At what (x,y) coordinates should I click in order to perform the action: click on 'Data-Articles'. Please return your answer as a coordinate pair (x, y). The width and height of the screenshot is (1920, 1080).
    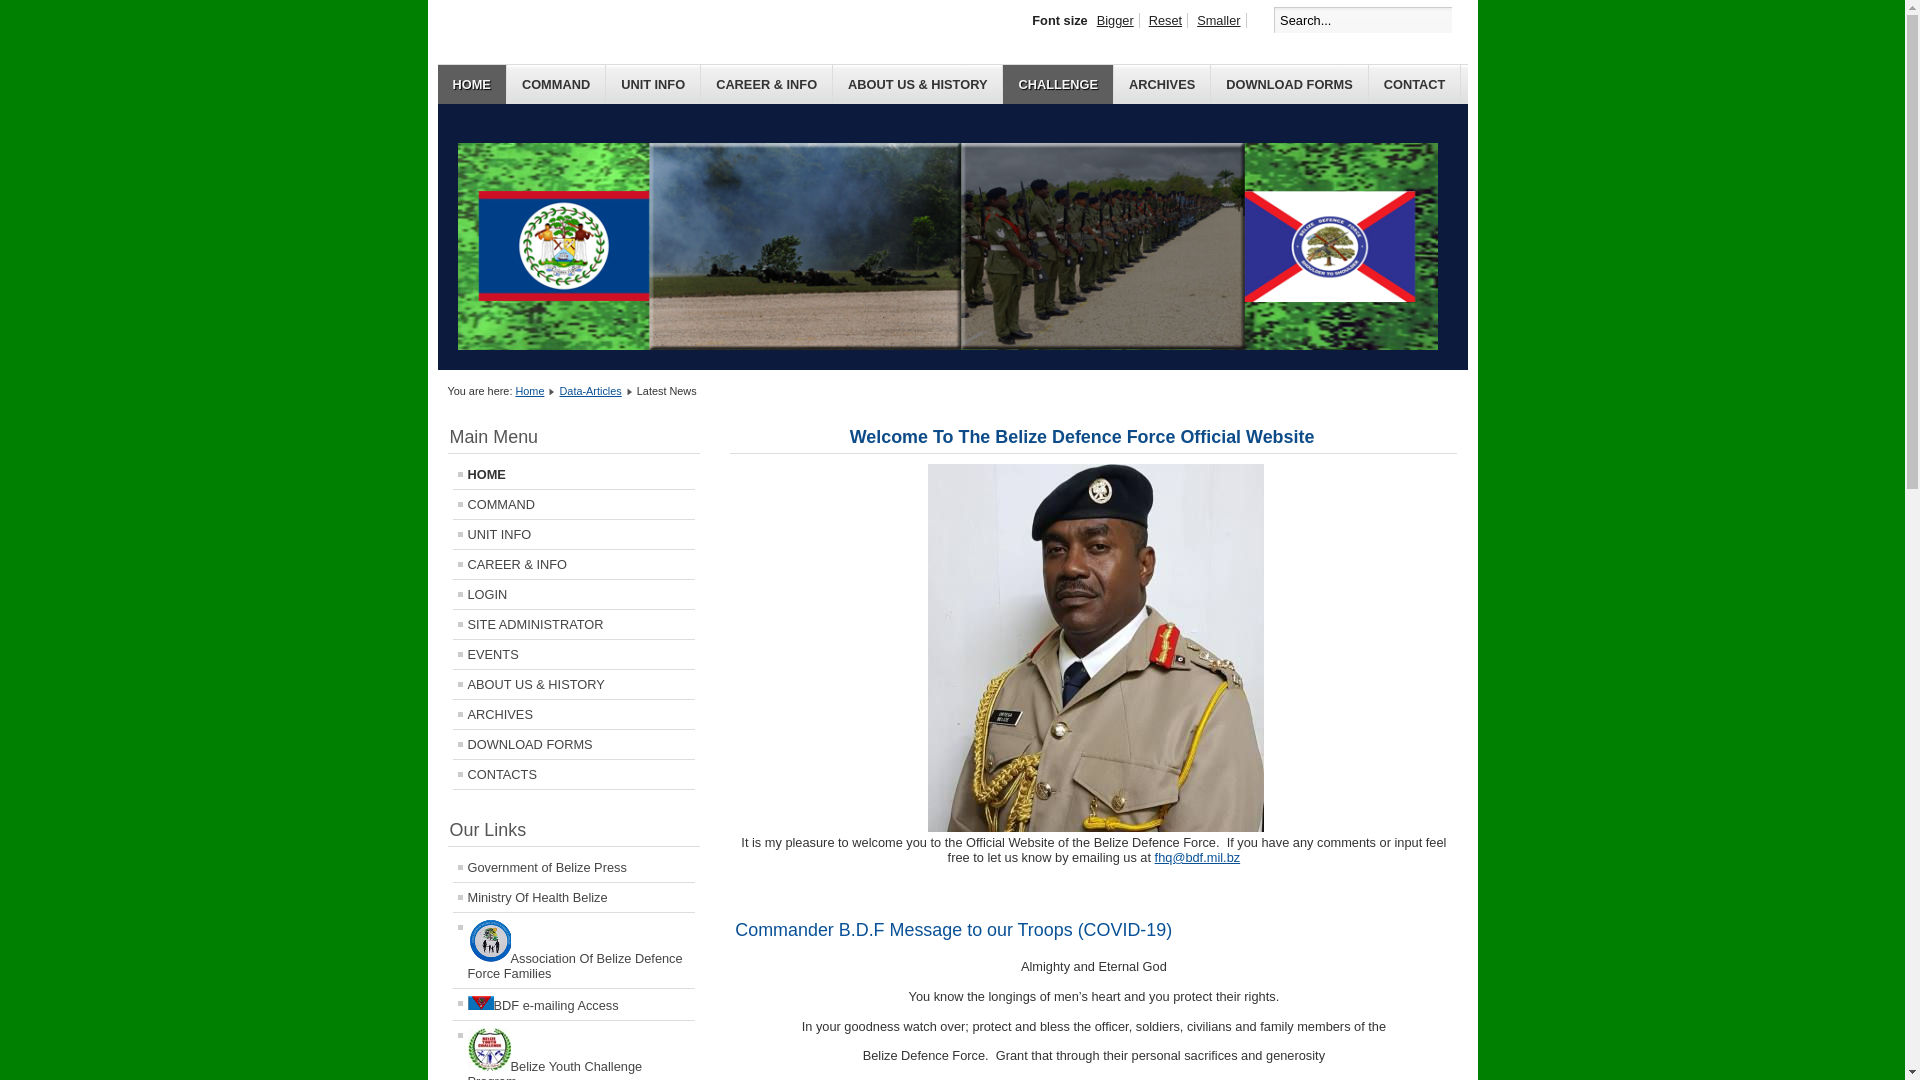
    Looking at the image, I should click on (589, 390).